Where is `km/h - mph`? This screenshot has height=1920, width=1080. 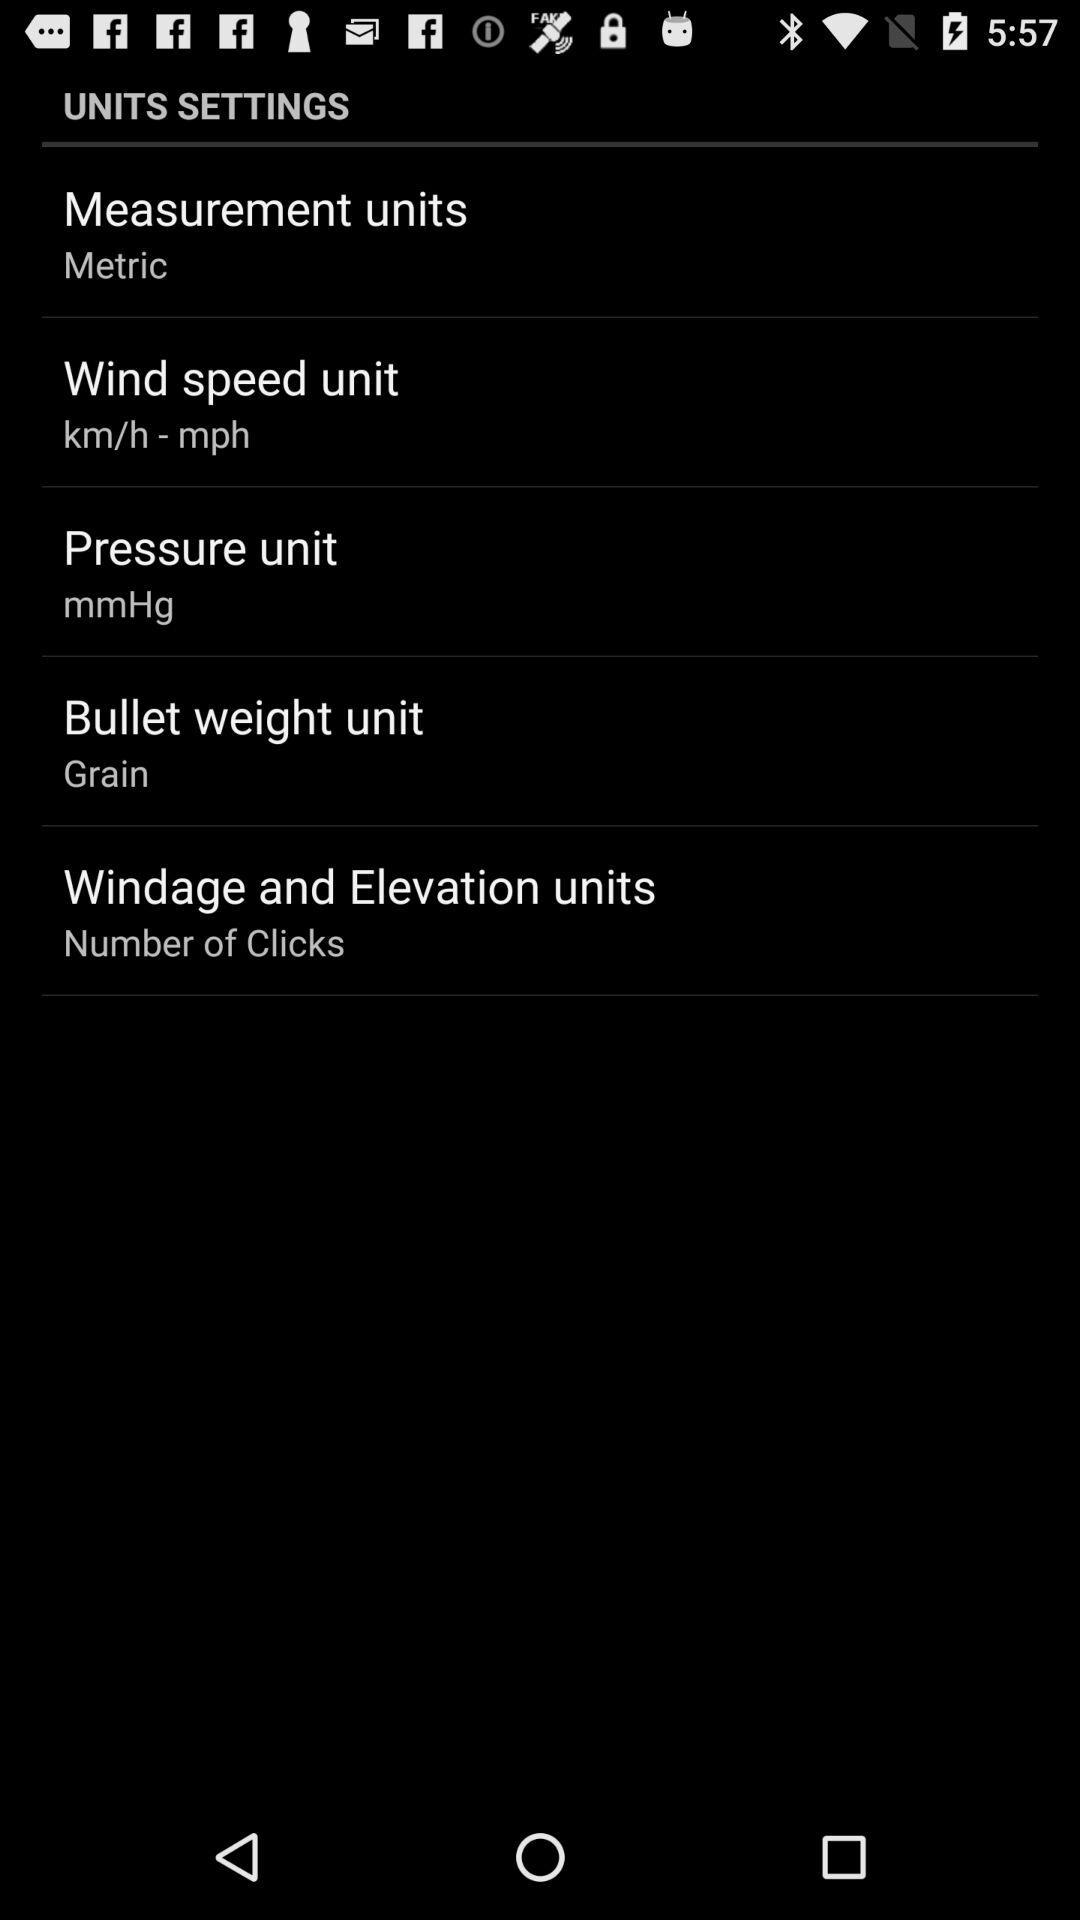 km/h - mph is located at coordinates (155, 432).